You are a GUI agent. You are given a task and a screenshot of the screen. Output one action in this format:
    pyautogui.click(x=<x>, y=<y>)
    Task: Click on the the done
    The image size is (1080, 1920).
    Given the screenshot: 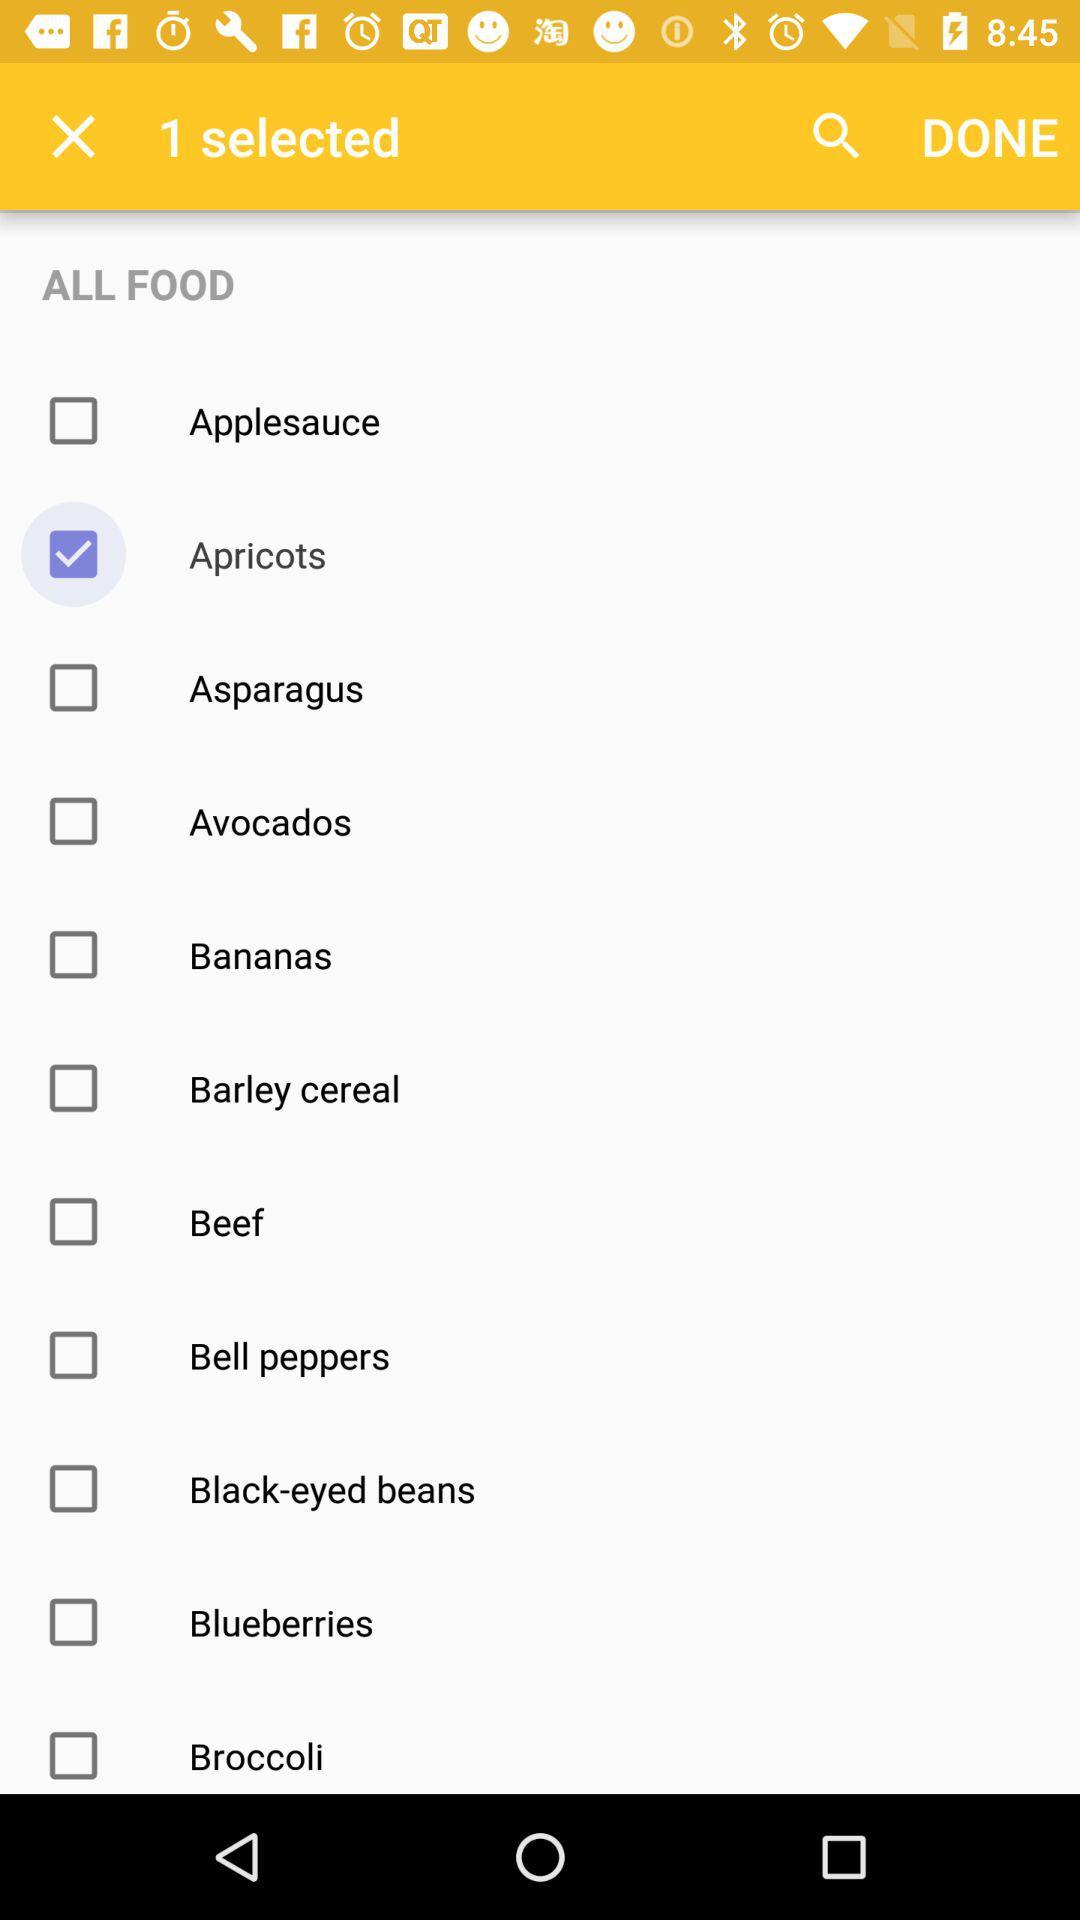 What is the action you would take?
    pyautogui.click(x=990, y=135)
    